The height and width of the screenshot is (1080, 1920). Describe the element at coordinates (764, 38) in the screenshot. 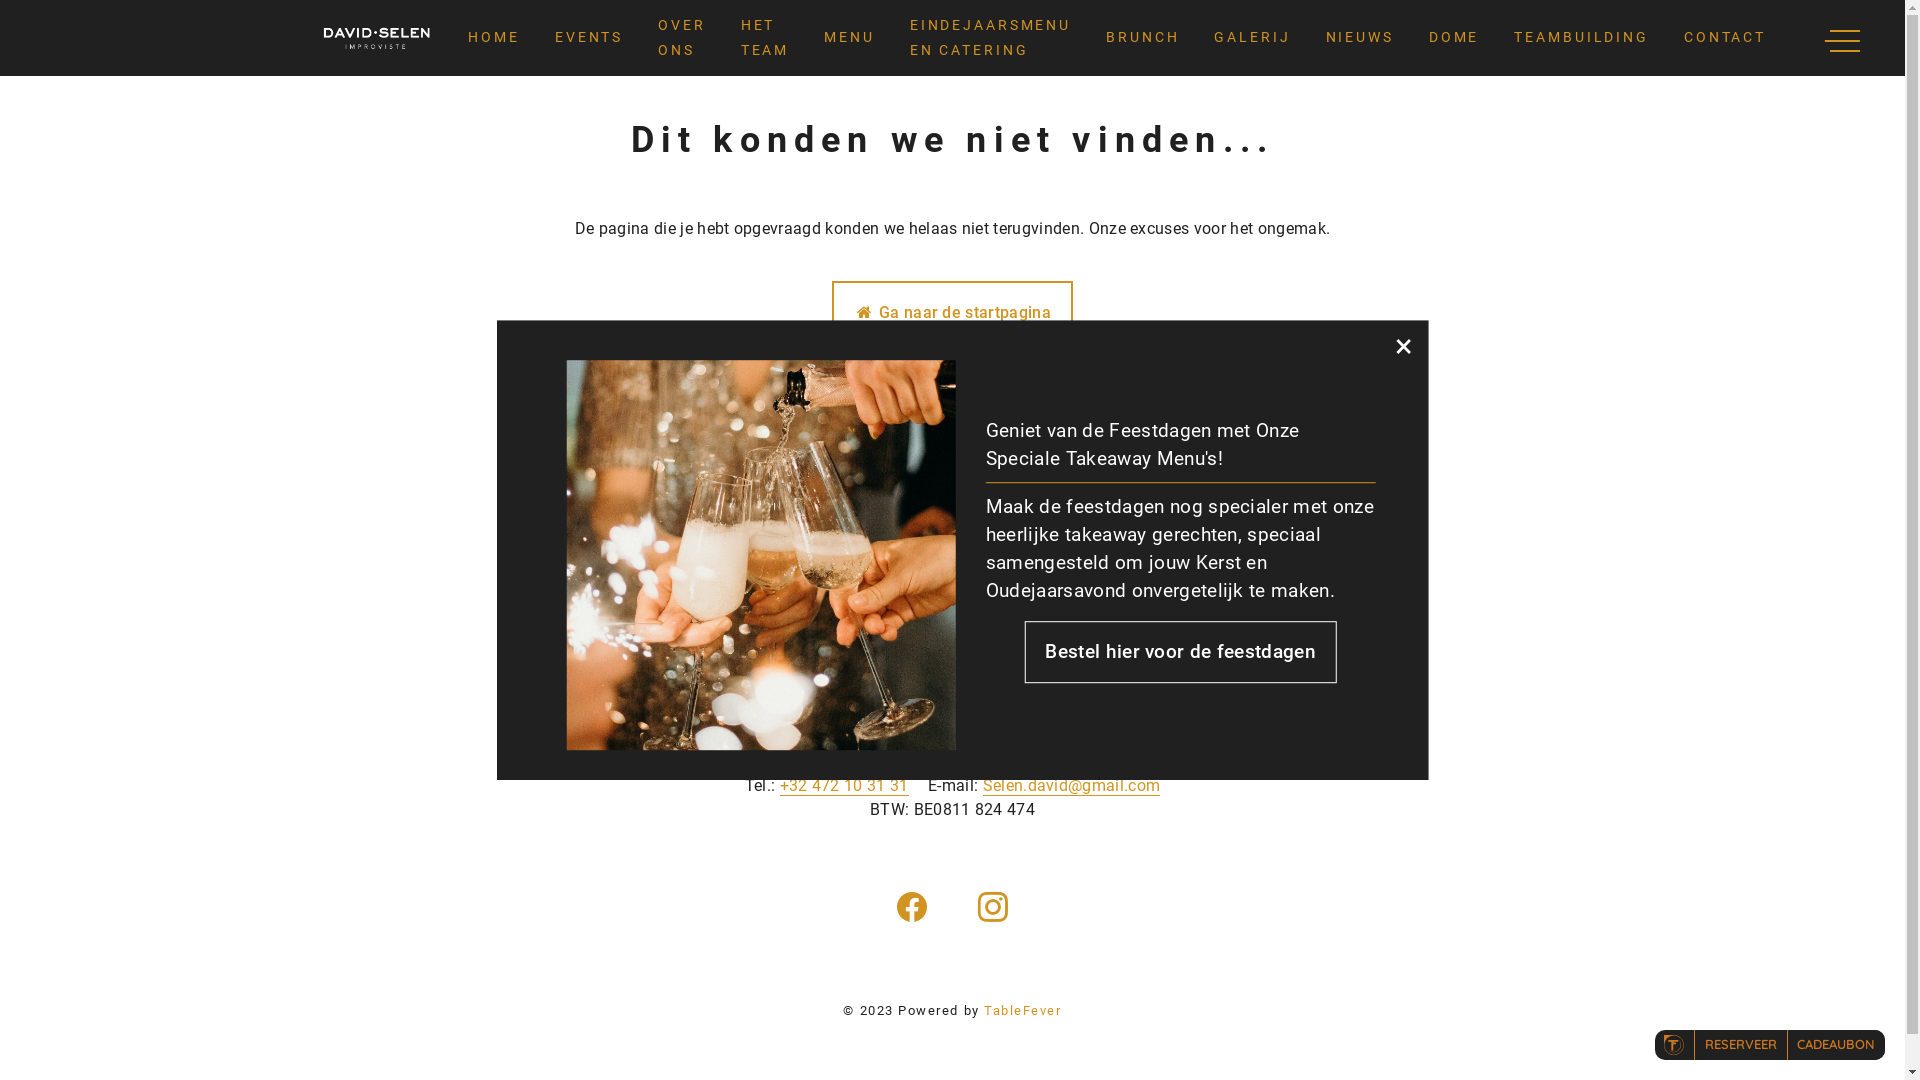

I see `'HET TEAM'` at that location.